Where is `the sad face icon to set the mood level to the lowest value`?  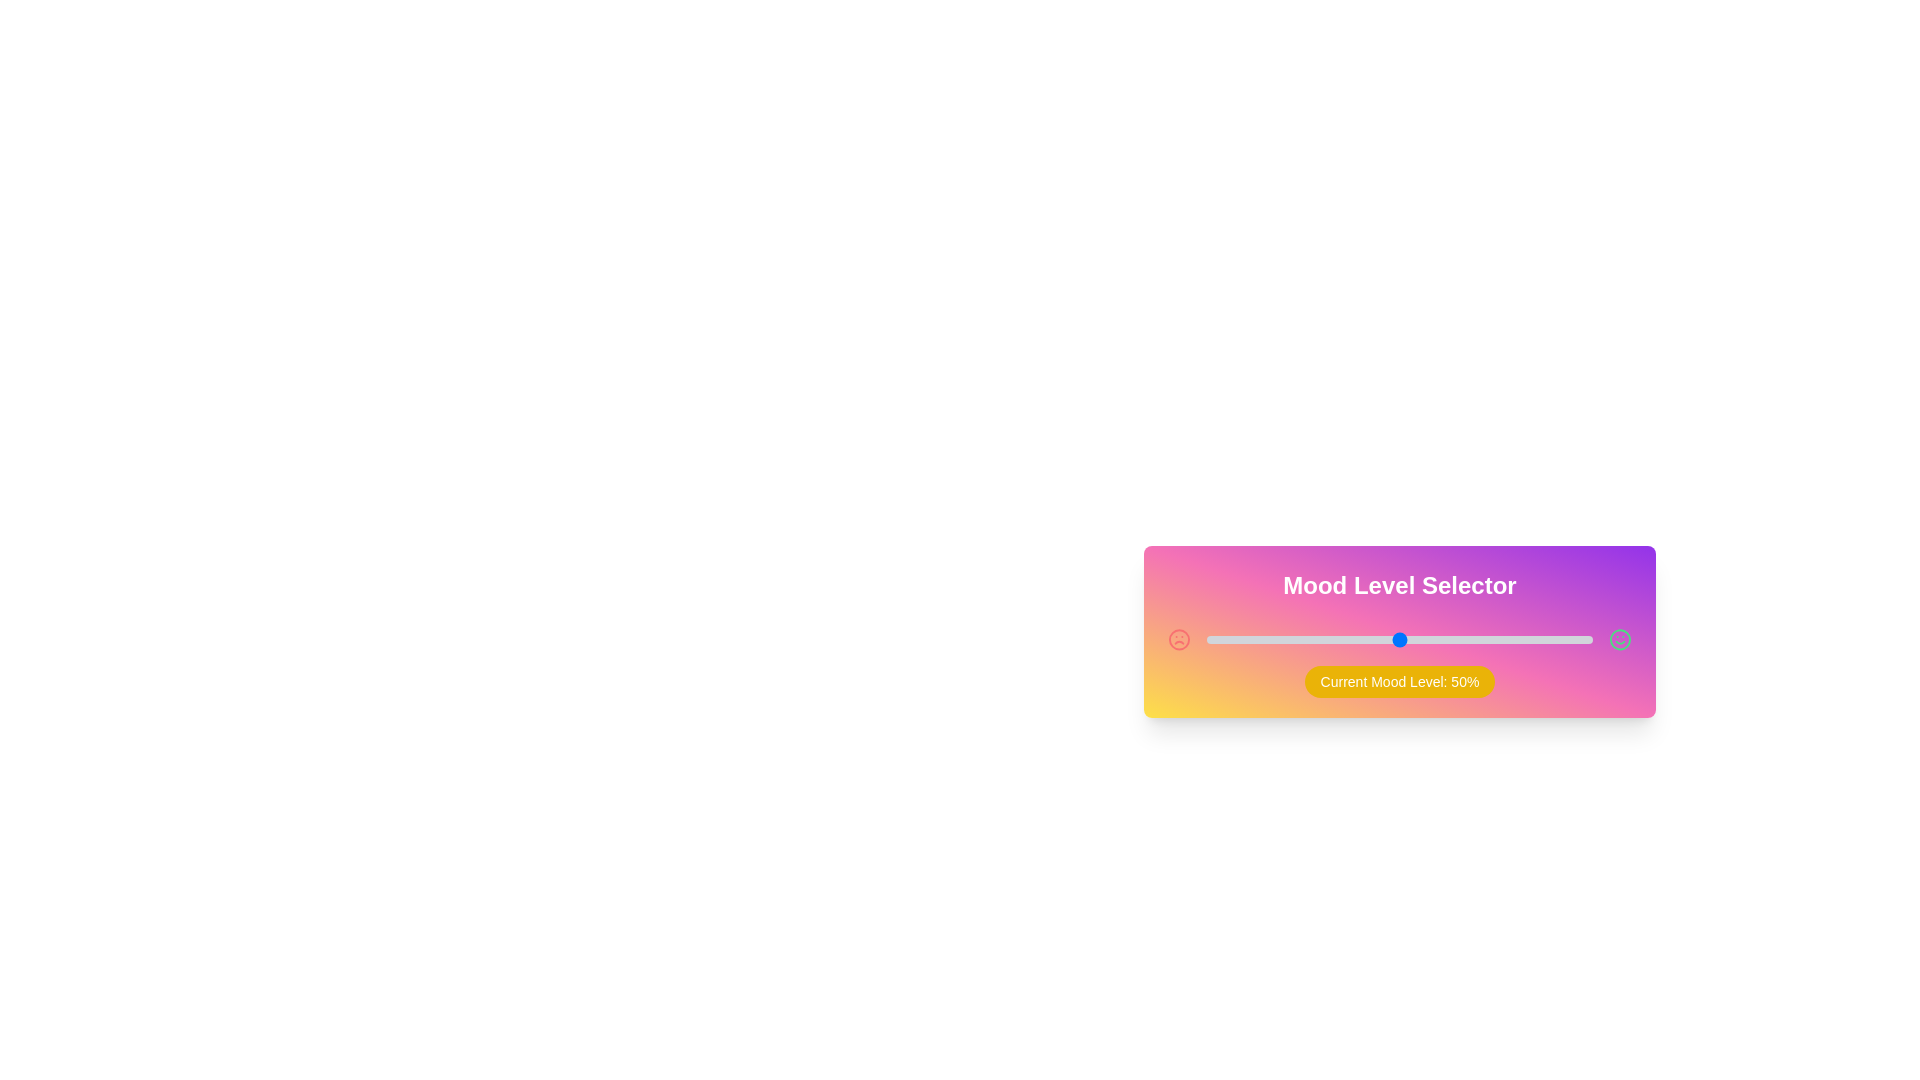
the sad face icon to set the mood level to the lowest value is located at coordinates (1179, 640).